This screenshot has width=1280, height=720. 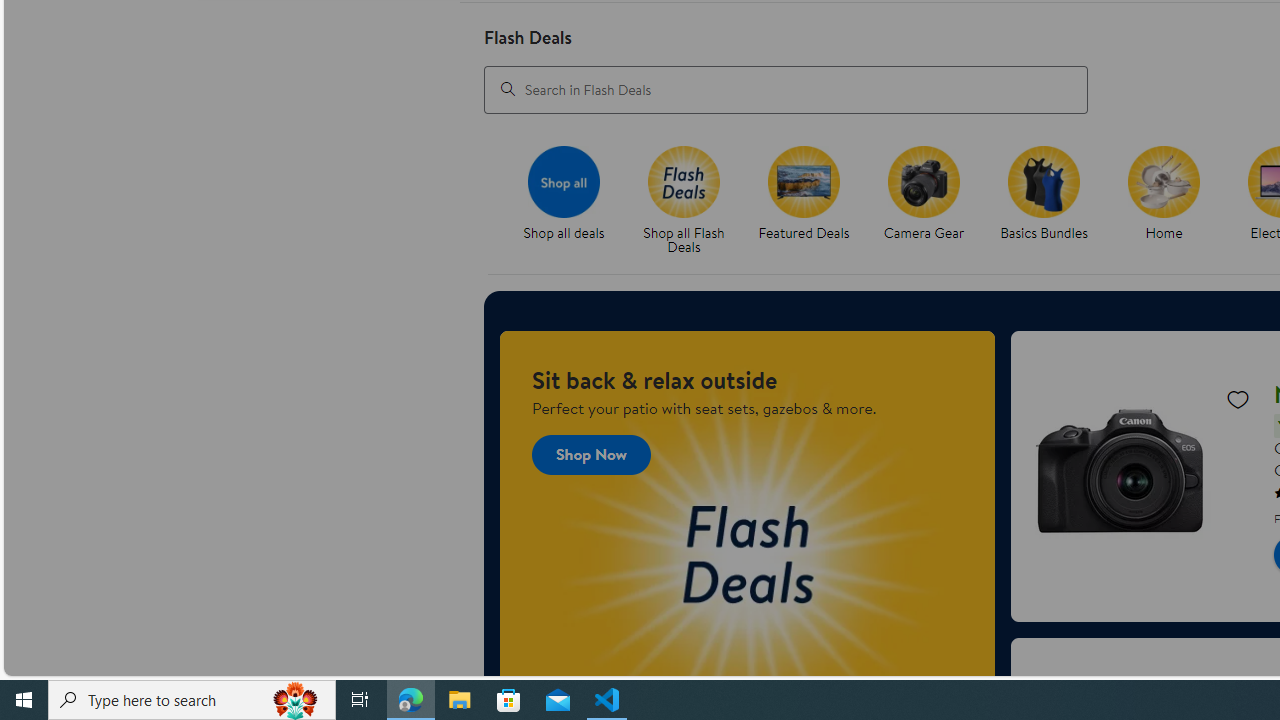 I want to click on 'Basics Bundles', so click(x=1043, y=181).